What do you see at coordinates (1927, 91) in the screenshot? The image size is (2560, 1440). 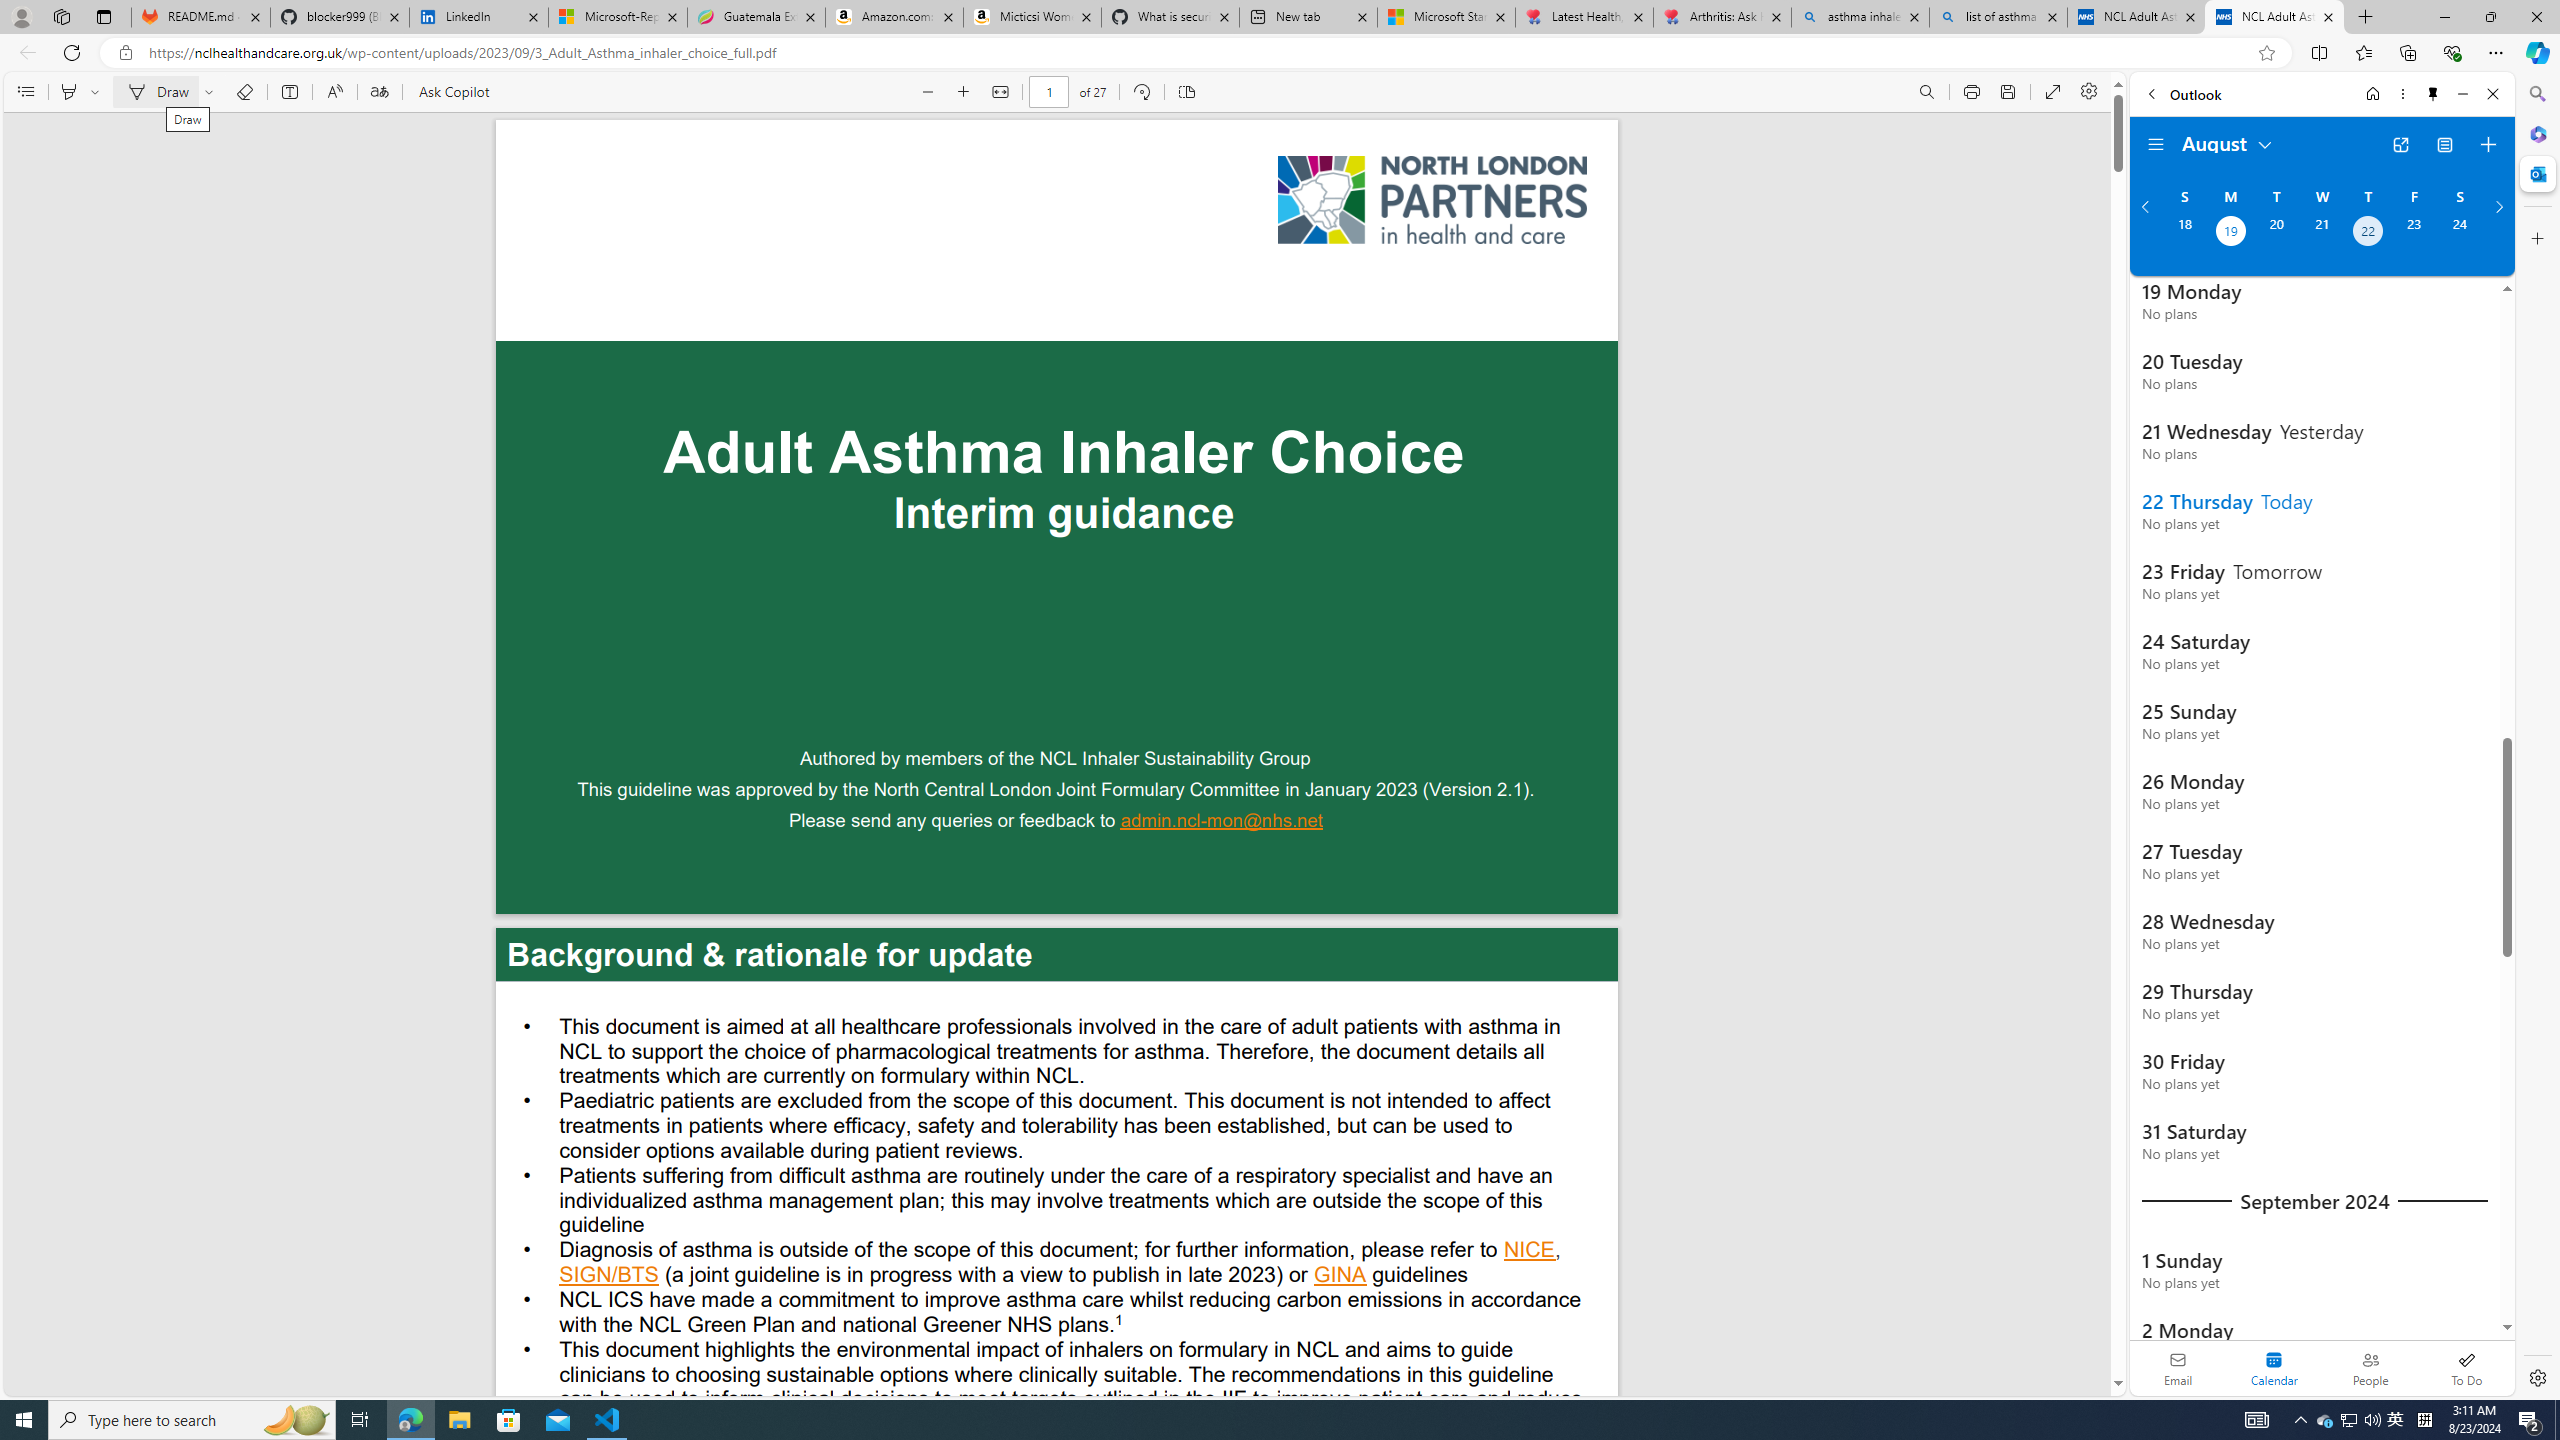 I see `'Find (Ctrl + F)'` at bounding box center [1927, 91].